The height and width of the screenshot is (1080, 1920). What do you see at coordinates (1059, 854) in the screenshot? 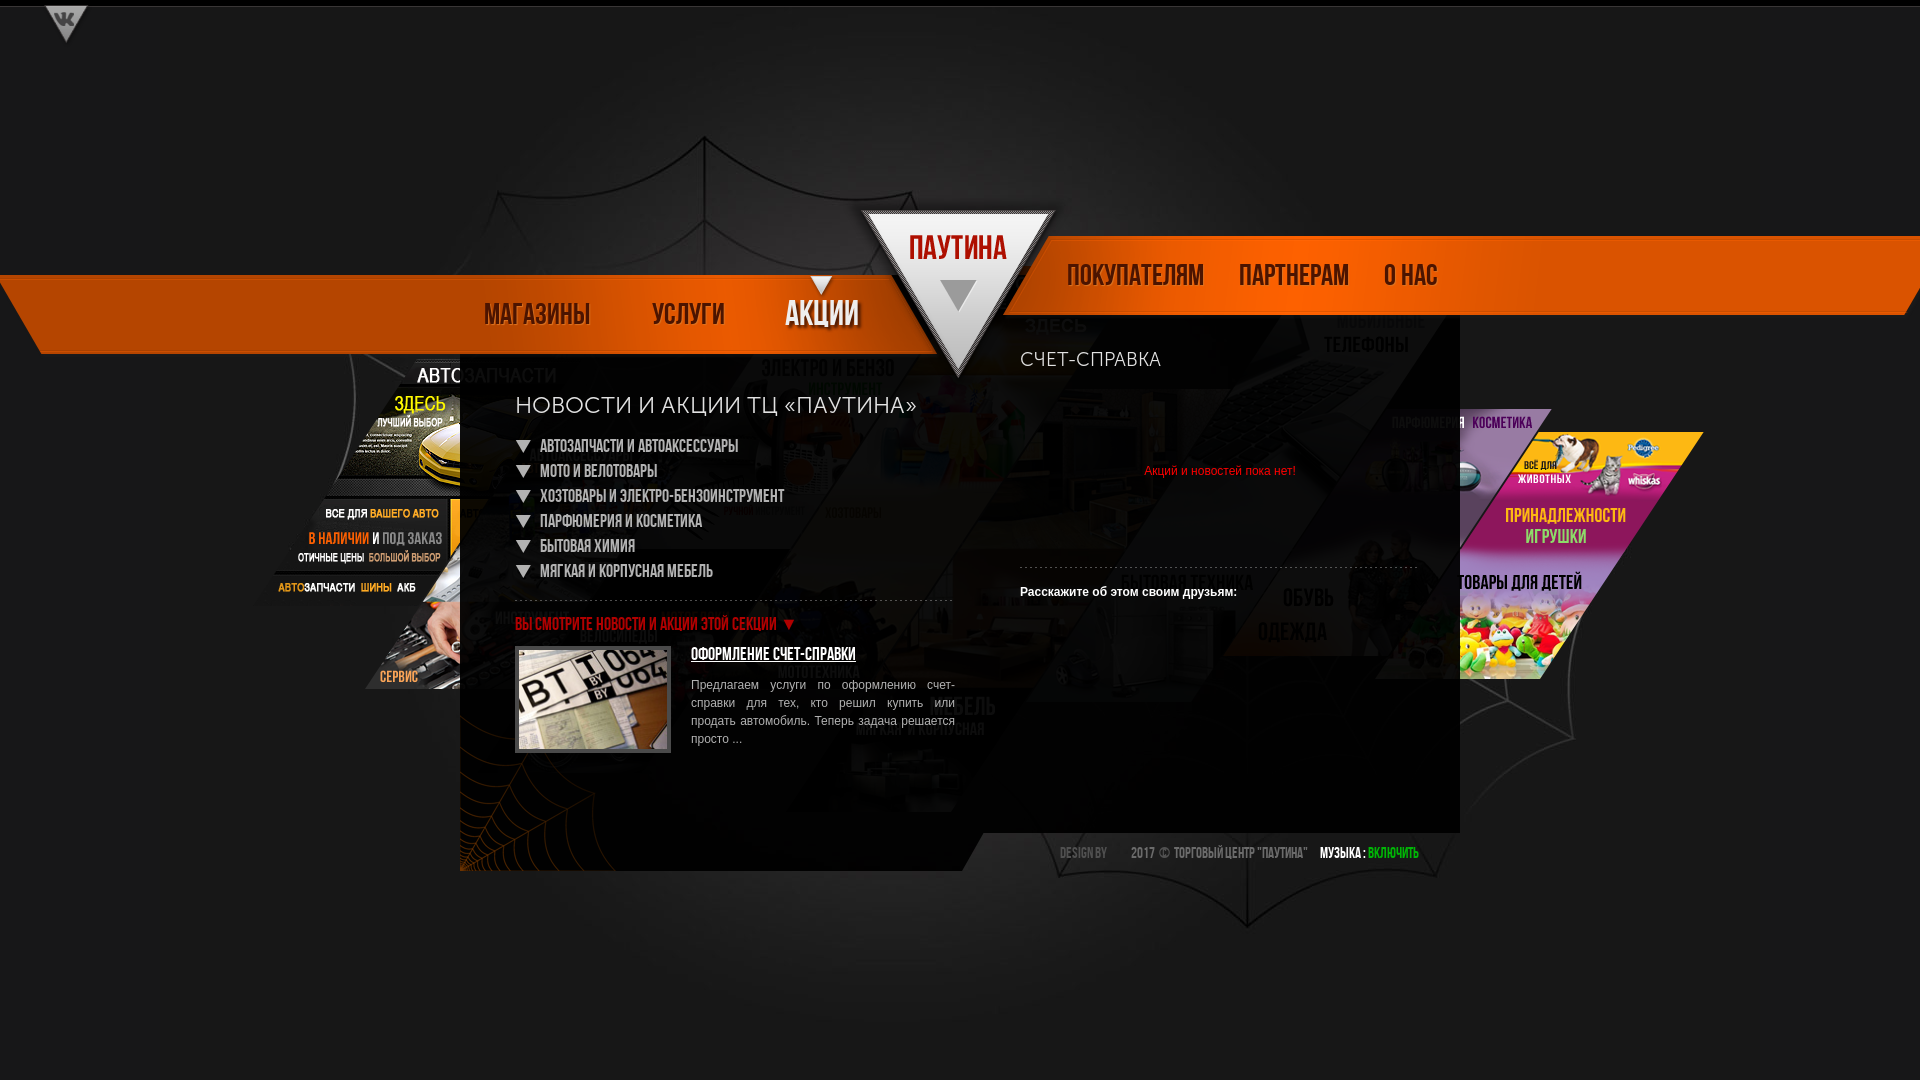
I see `'Design by'` at bounding box center [1059, 854].